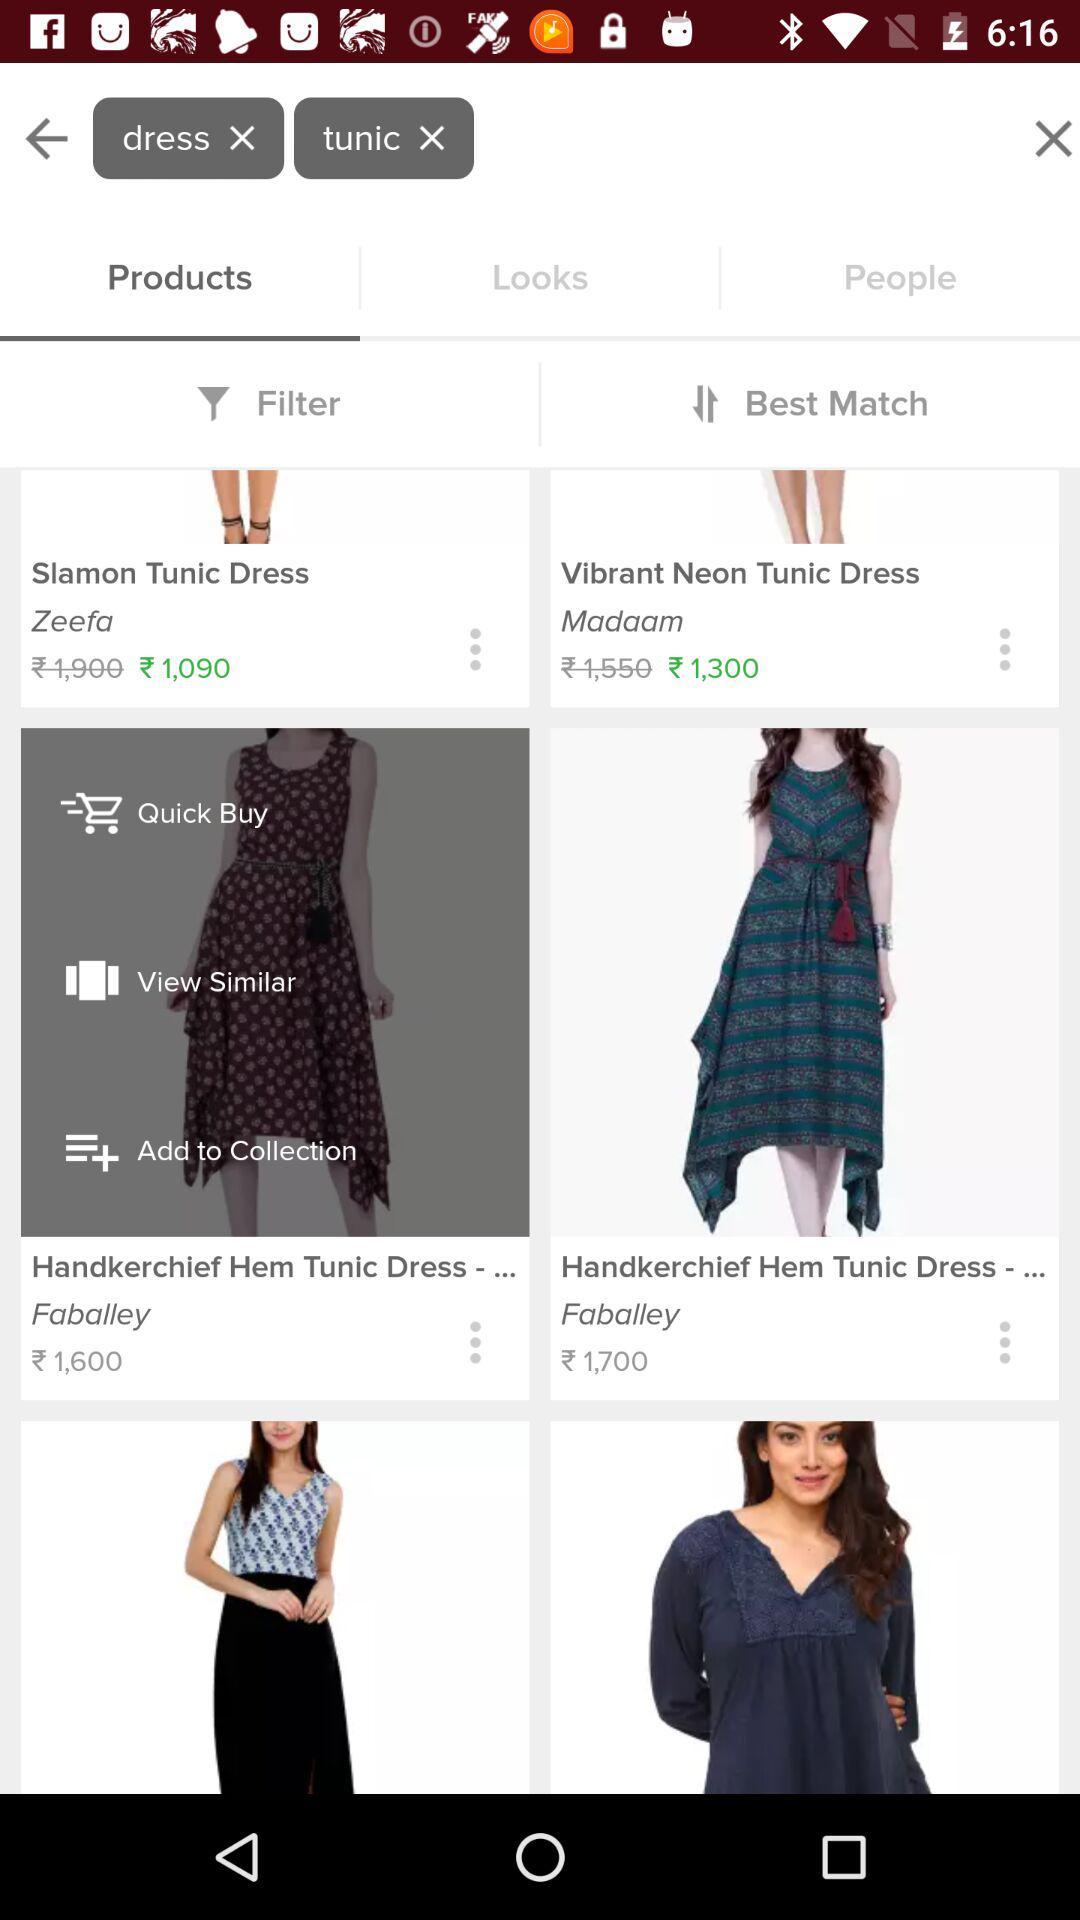  What do you see at coordinates (1005, 649) in the screenshot?
I see `get item details` at bounding box center [1005, 649].